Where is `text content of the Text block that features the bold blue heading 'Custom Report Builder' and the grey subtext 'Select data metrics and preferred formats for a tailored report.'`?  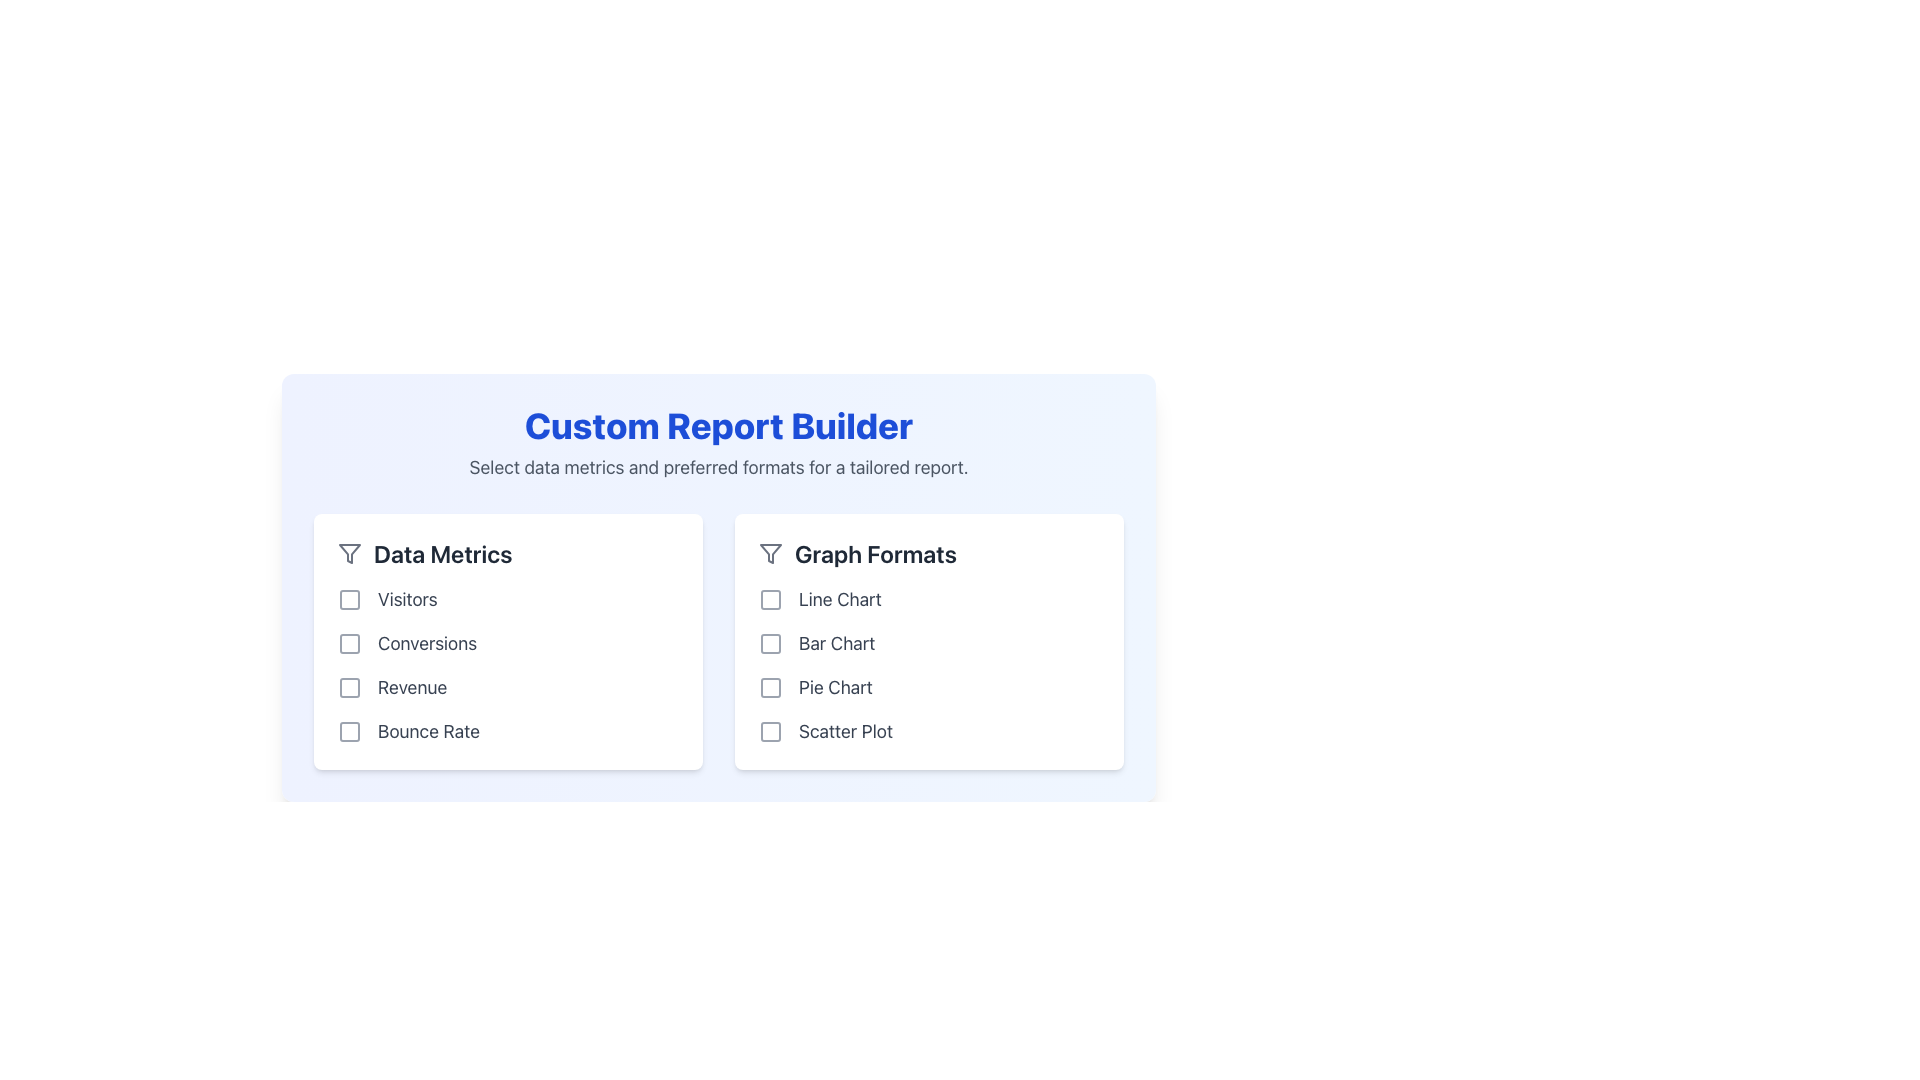
text content of the Text block that features the bold blue heading 'Custom Report Builder' and the grey subtext 'Select data metrics and preferred formats for a tailored report.' is located at coordinates (719, 442).